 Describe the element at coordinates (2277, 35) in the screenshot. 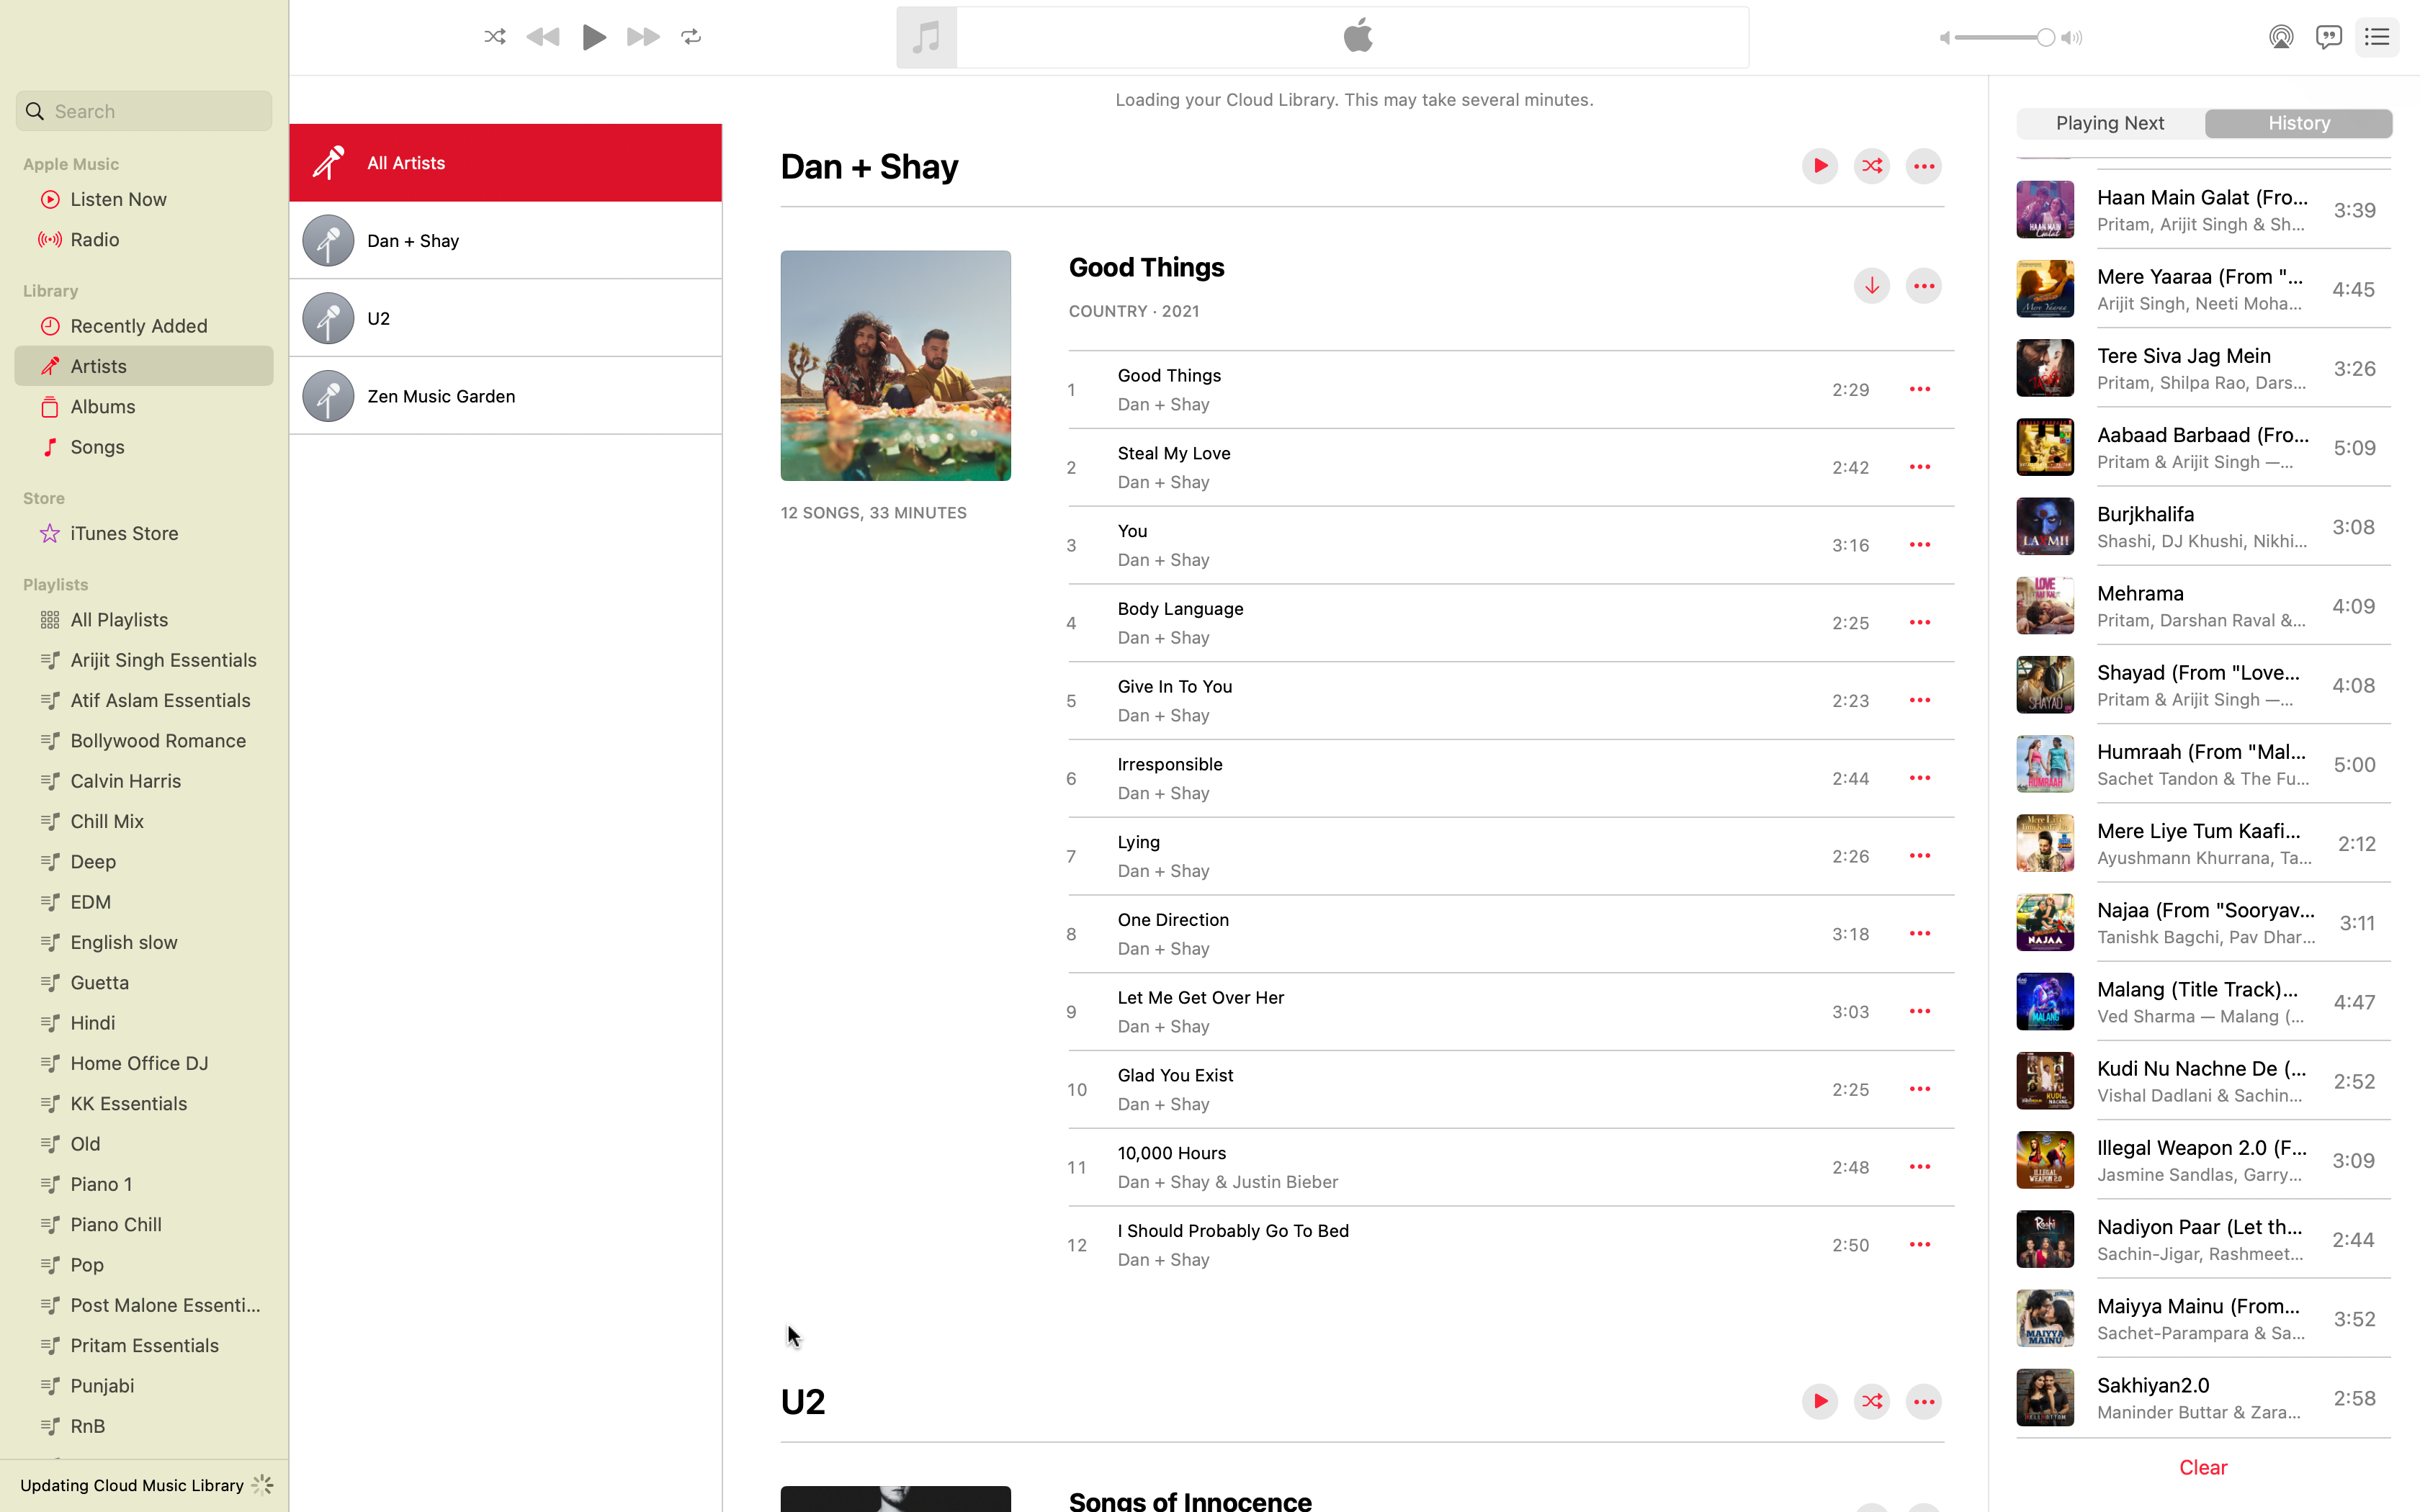

I see `Enable the airplay option on your music app` at that location.